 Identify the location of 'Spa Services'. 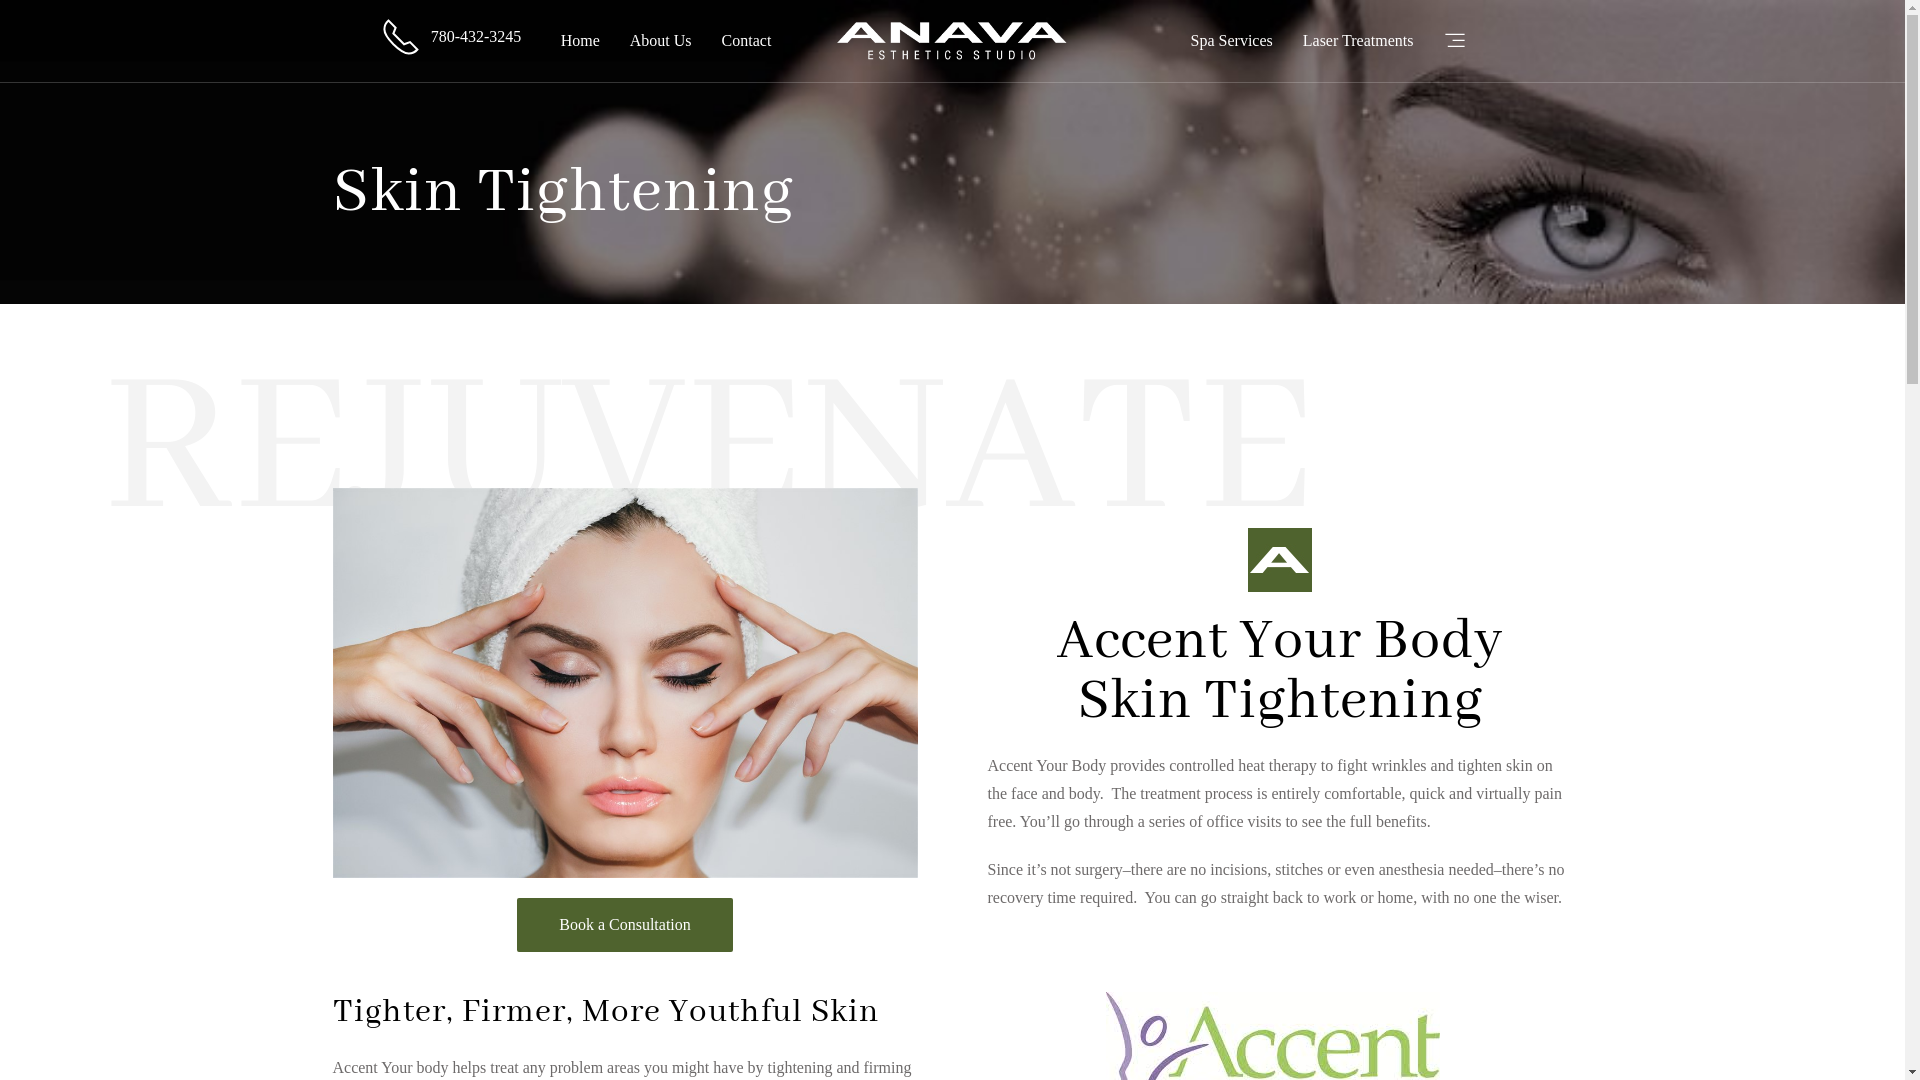
(1231, 41).